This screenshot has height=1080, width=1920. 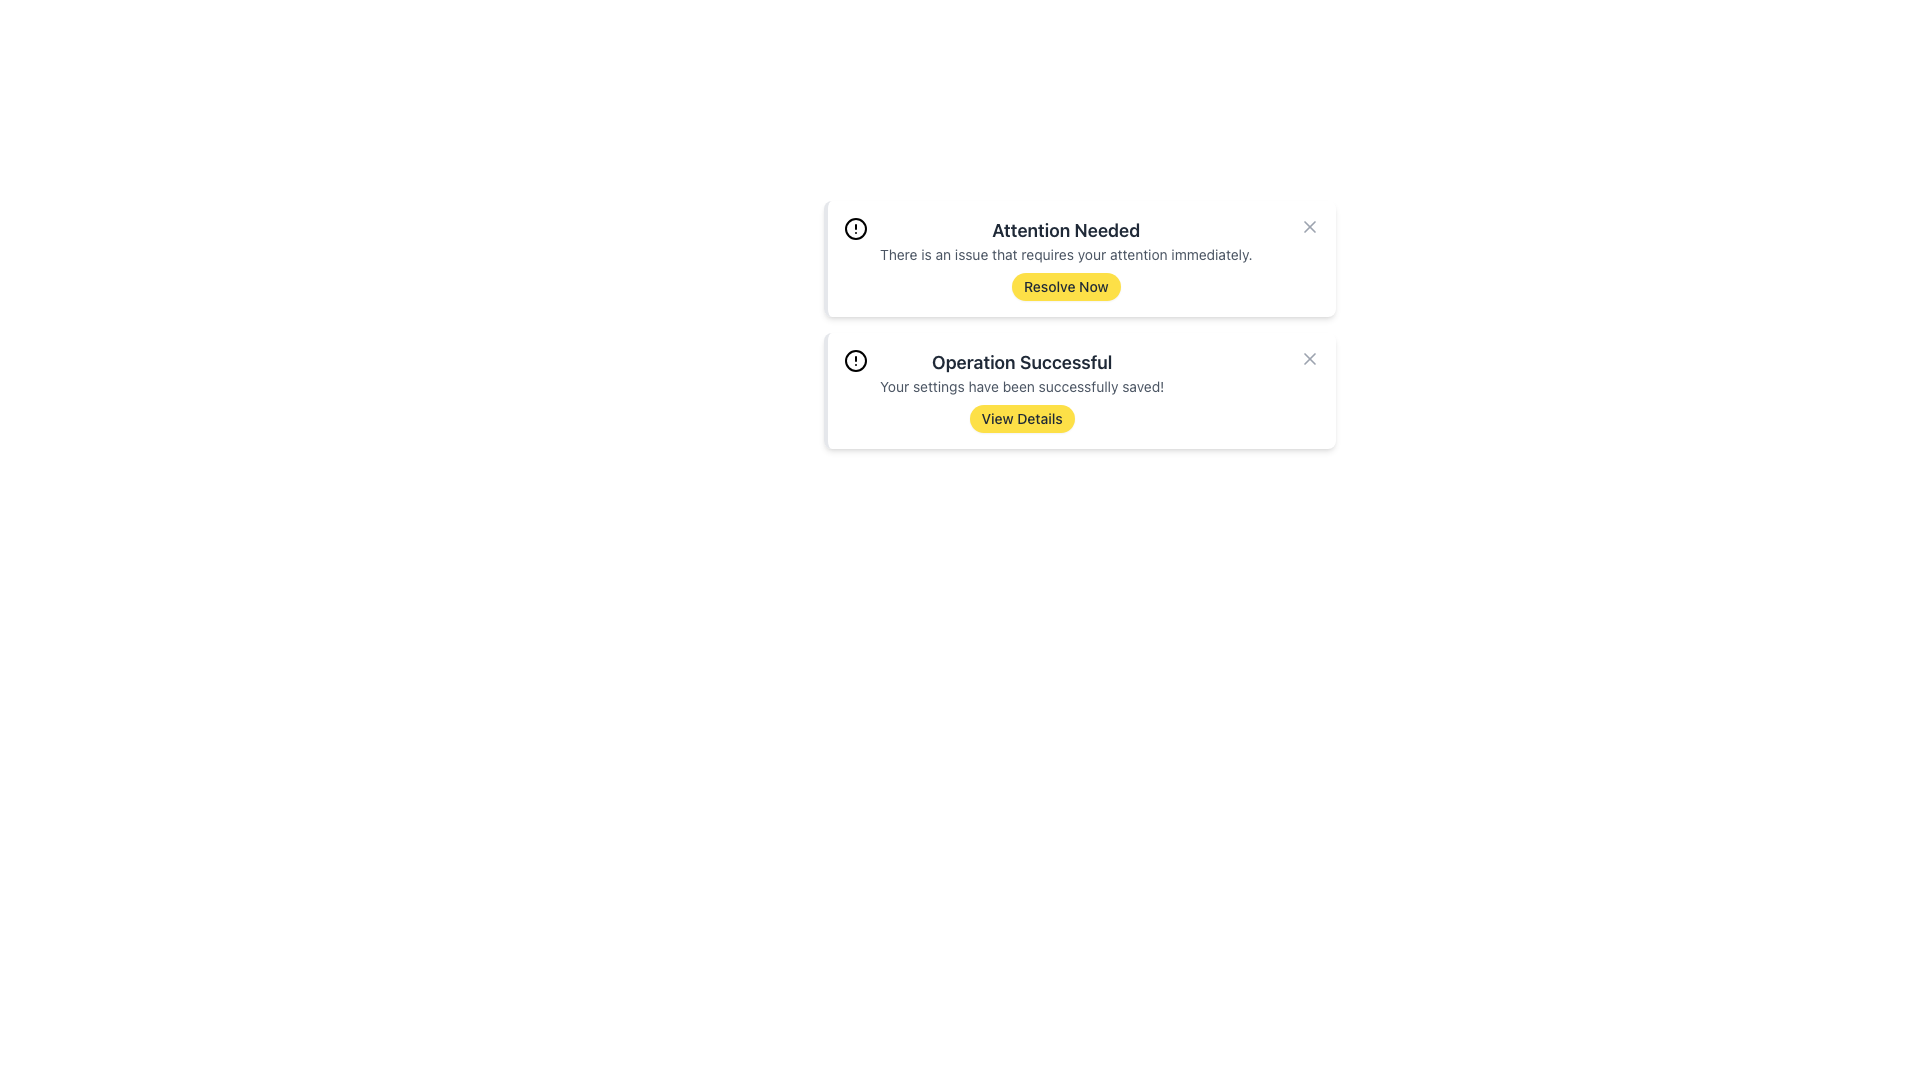 What do you see at coordinates (1065, 253) in the screenshot?
I see `the Text Display element that states 'There is an issue that requires your attention immediately.'` at bounding box center [1065, 253].